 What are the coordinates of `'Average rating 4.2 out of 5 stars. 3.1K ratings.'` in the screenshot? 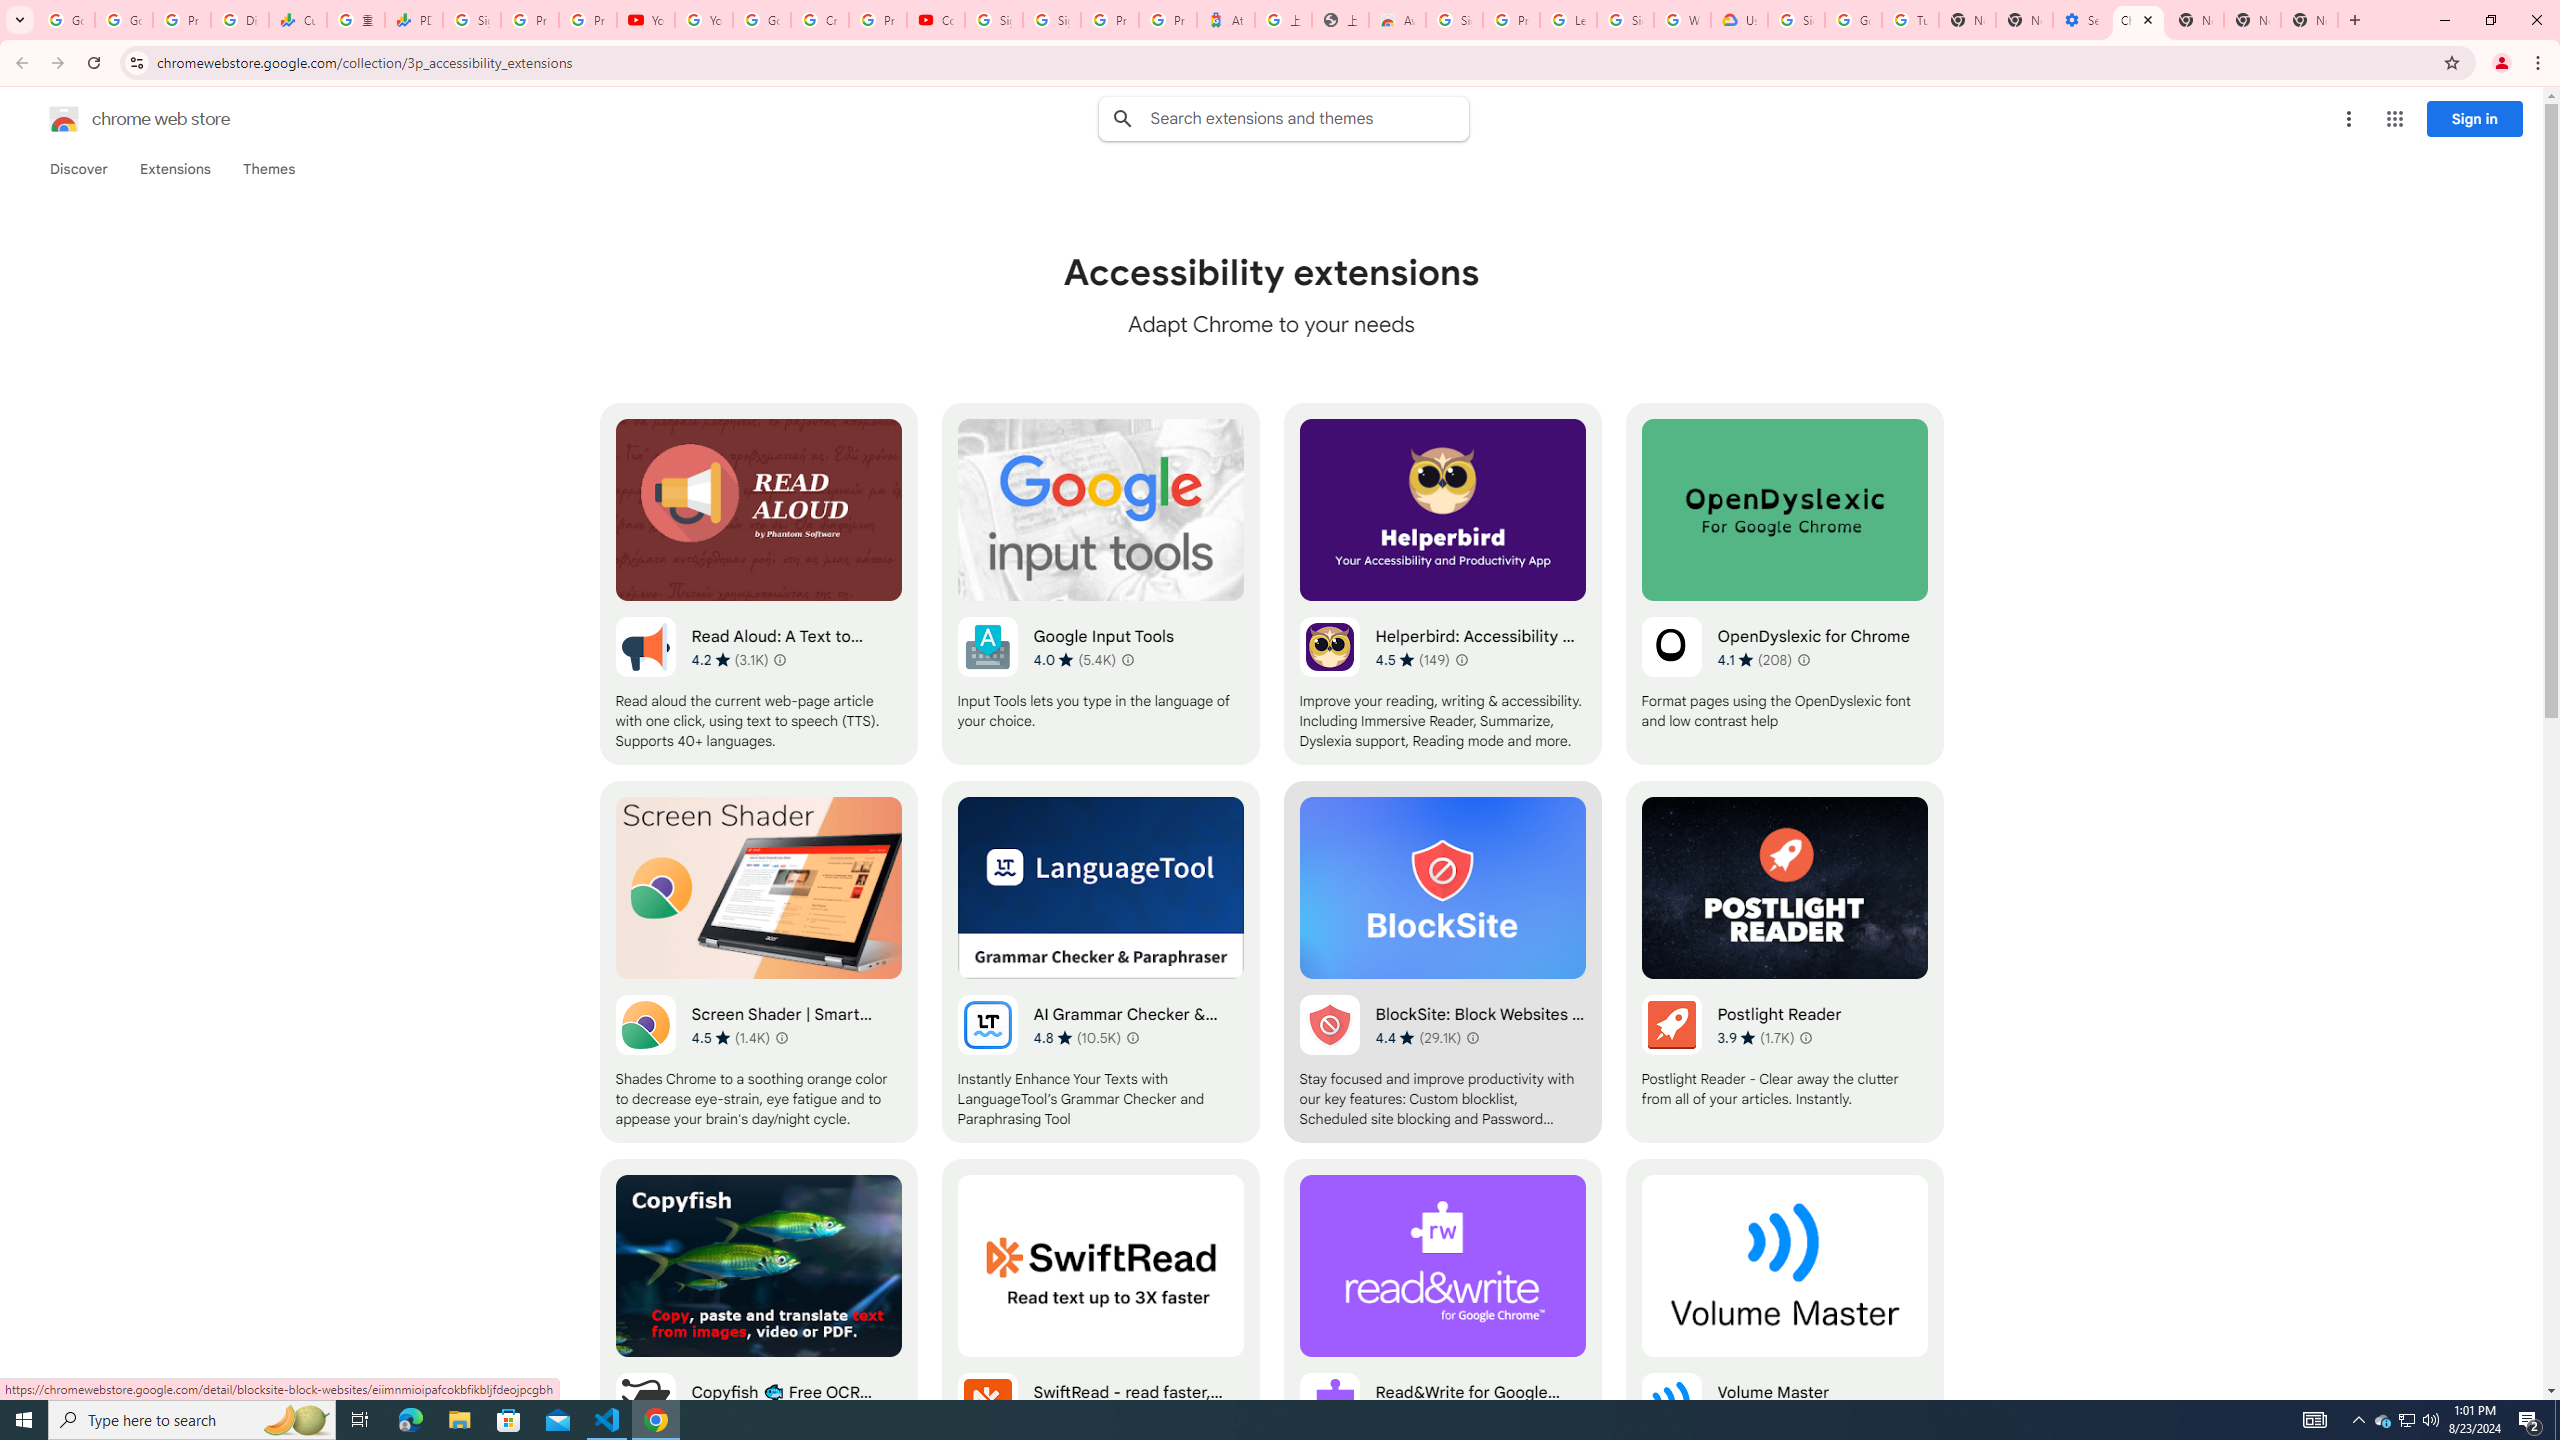 It's located at (729, 659).